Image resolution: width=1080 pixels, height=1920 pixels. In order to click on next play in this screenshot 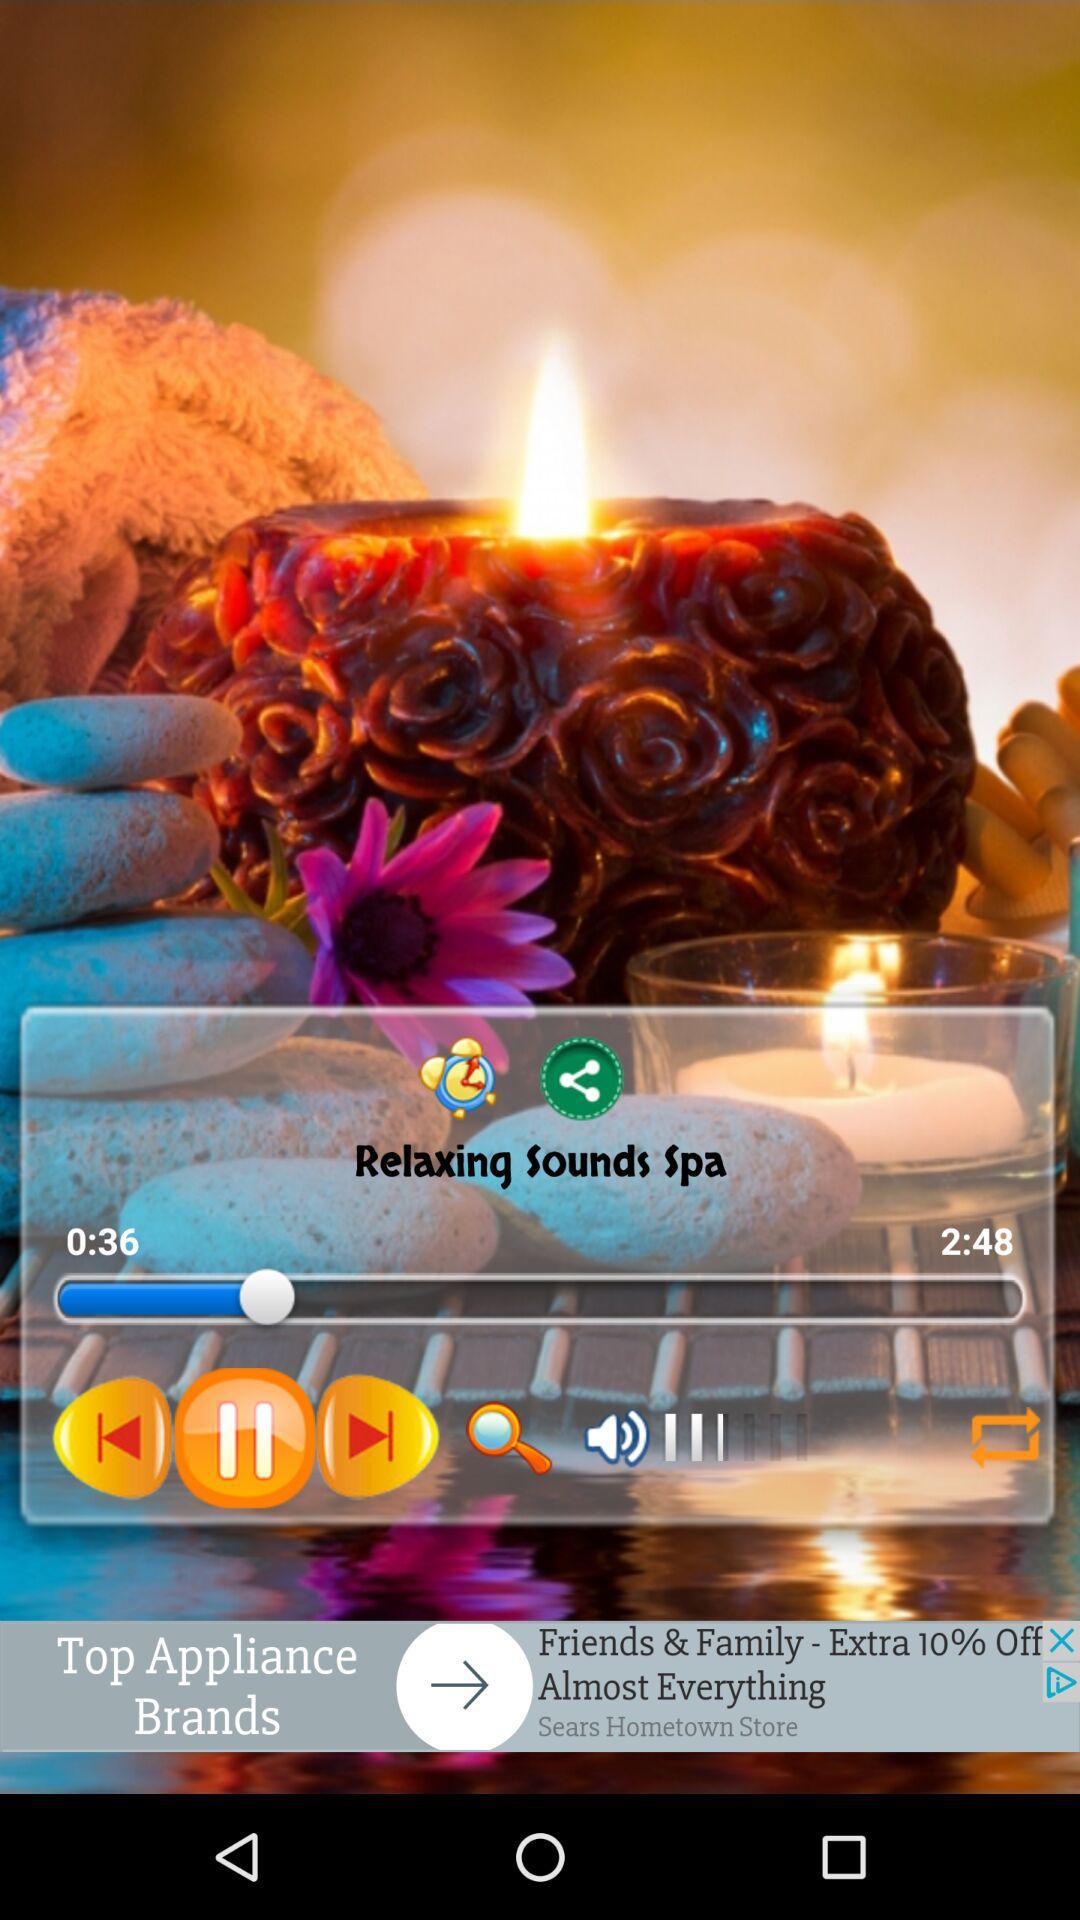, I will do `click(113, 1436)`.